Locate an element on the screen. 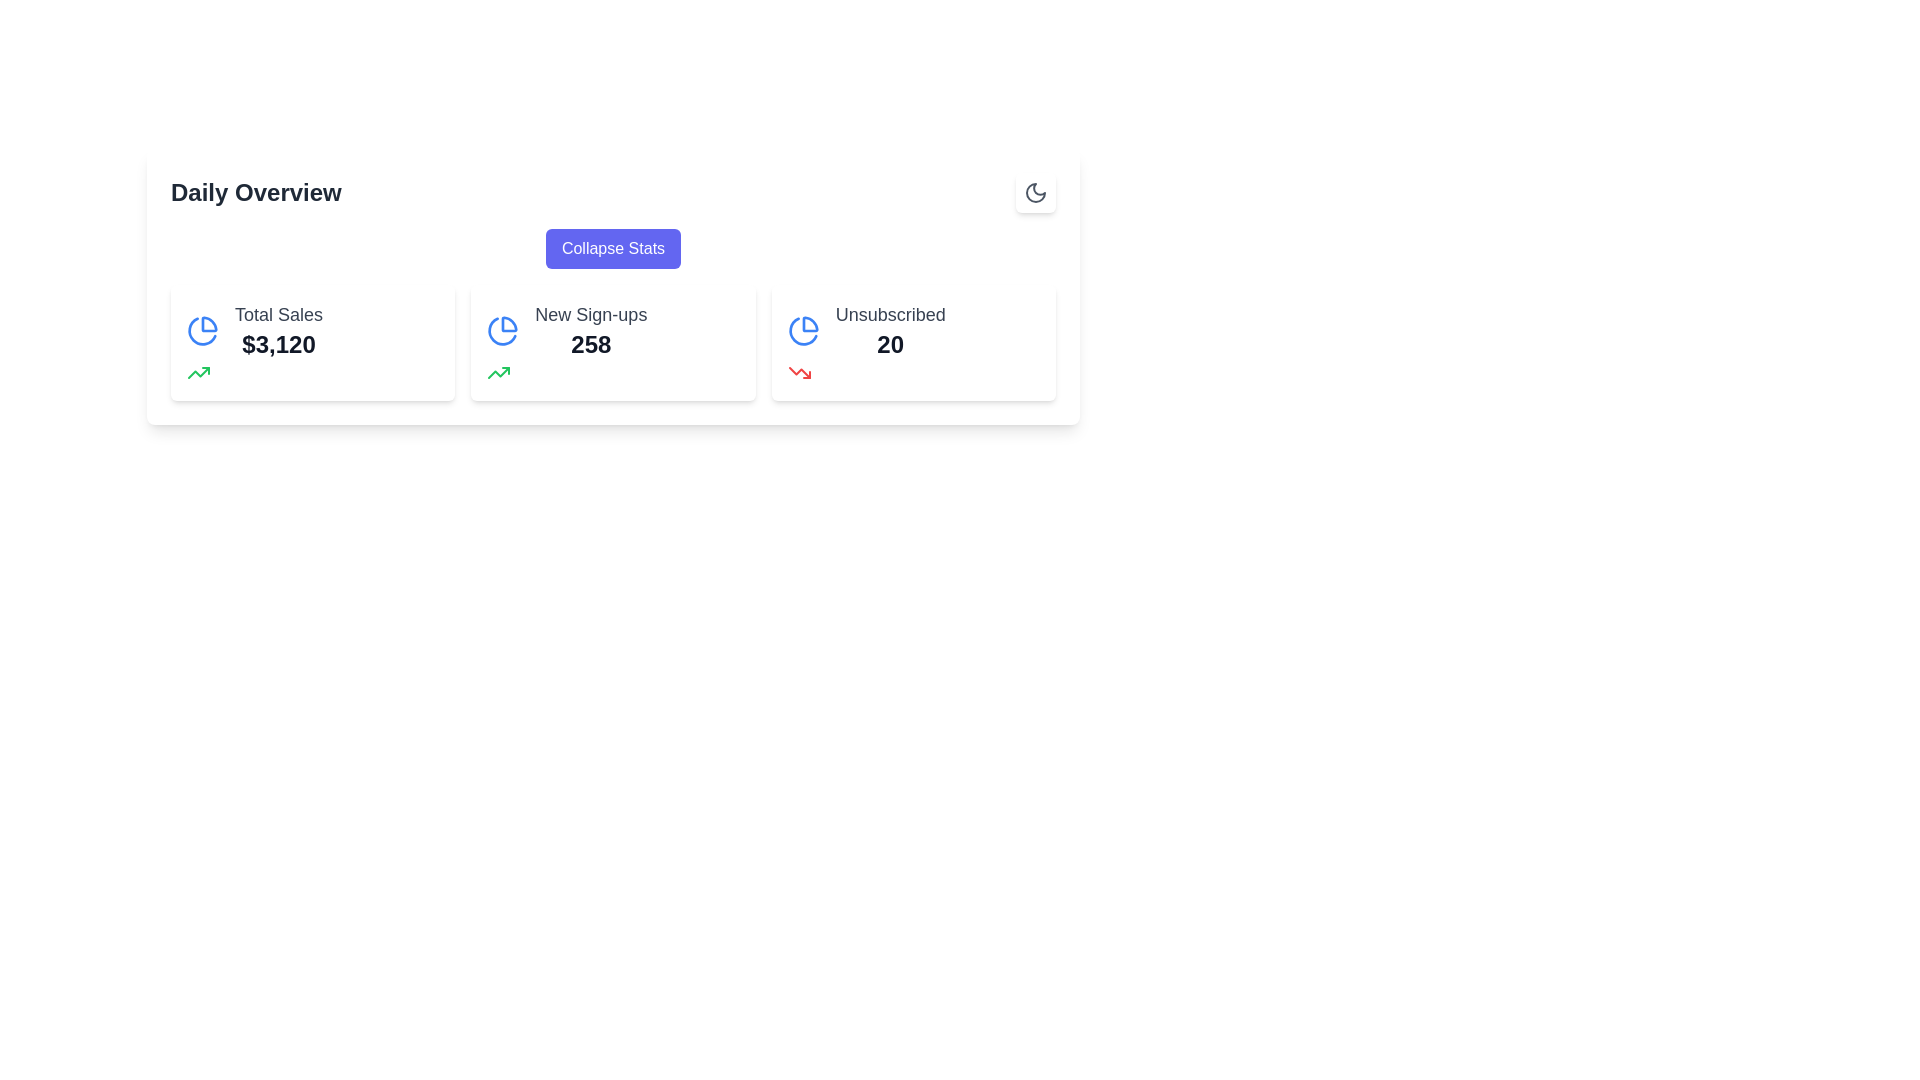 The image size is (1920, 1080). the pie chart icon styled as an SVG graphic located in the 'New Sign-ups' section, which features blue strokes and is positioned between 'Total Sales' and 'Unsubscribed' is located at coordinates (503, 330).